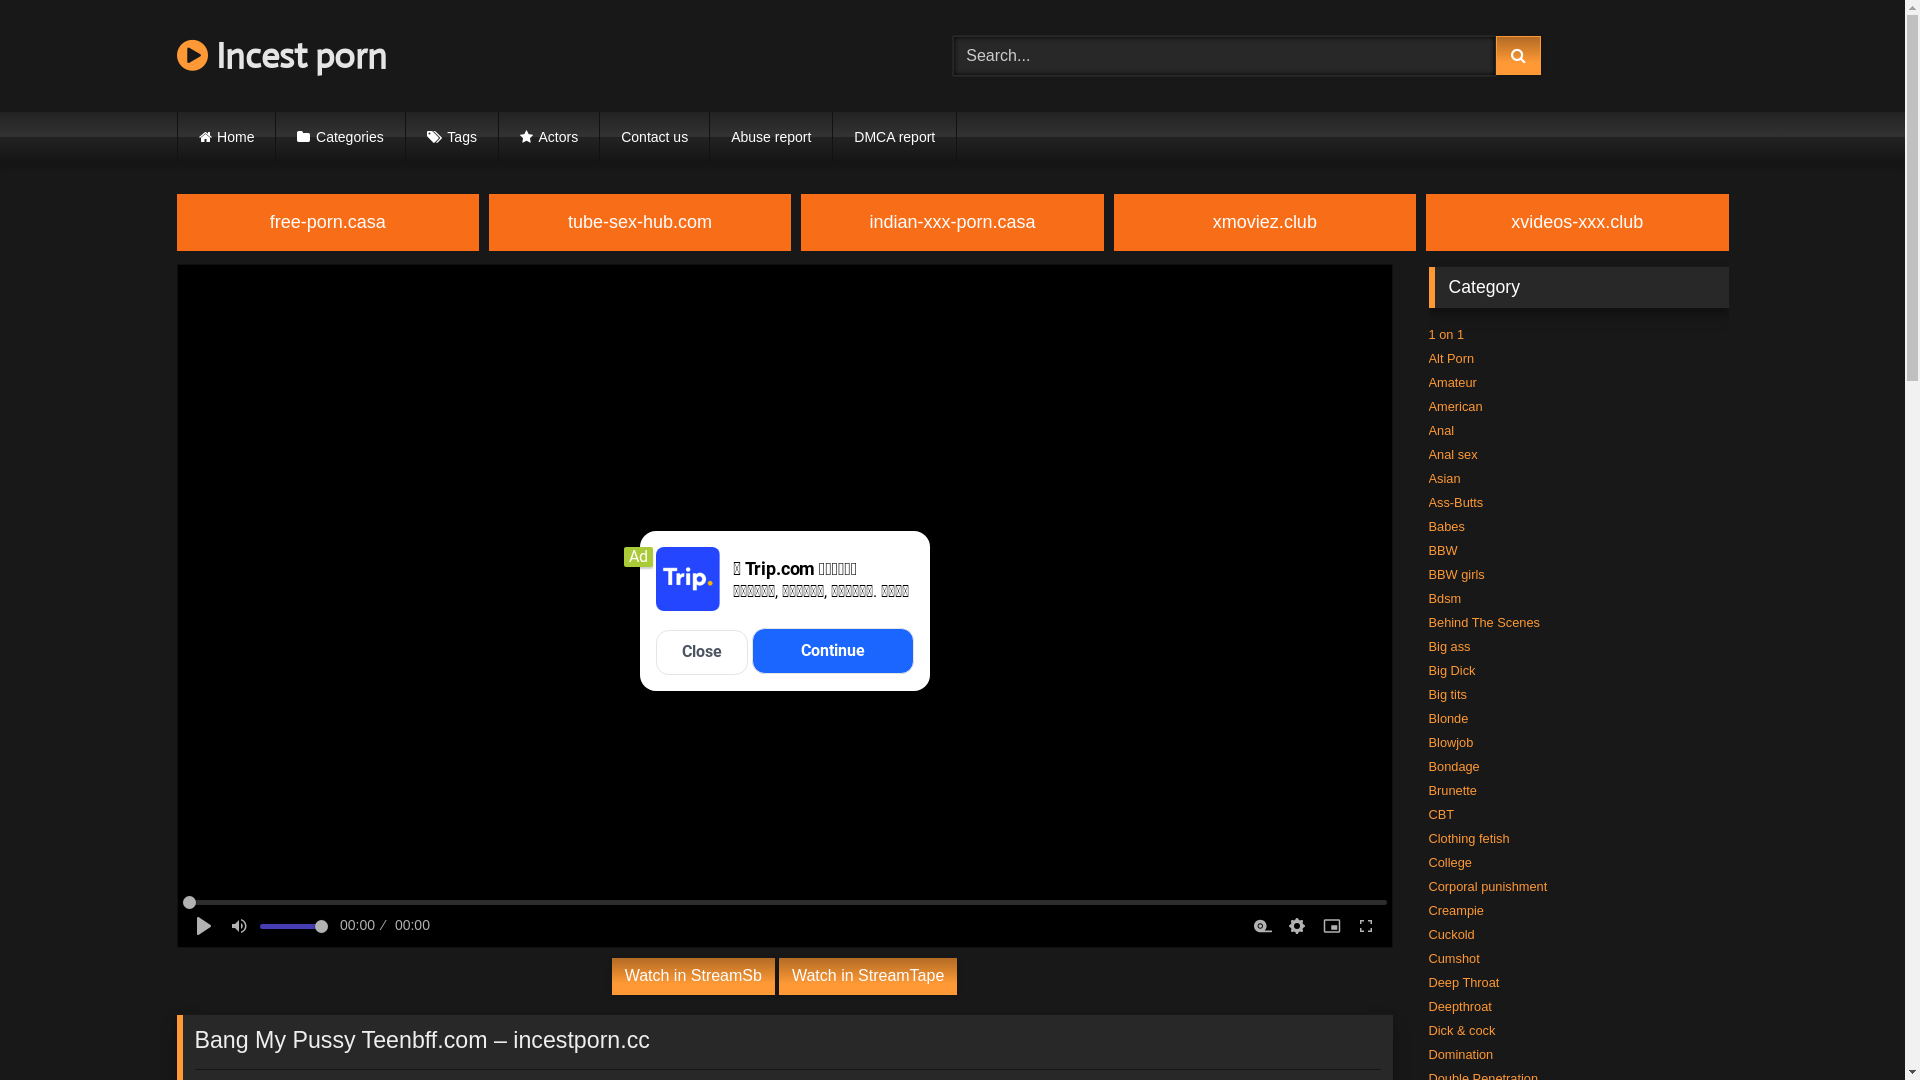 Image resolution: width=1920 pixels, height=1080 pixels. I want to click on 'Dick & cock', so click(1461, 1030).